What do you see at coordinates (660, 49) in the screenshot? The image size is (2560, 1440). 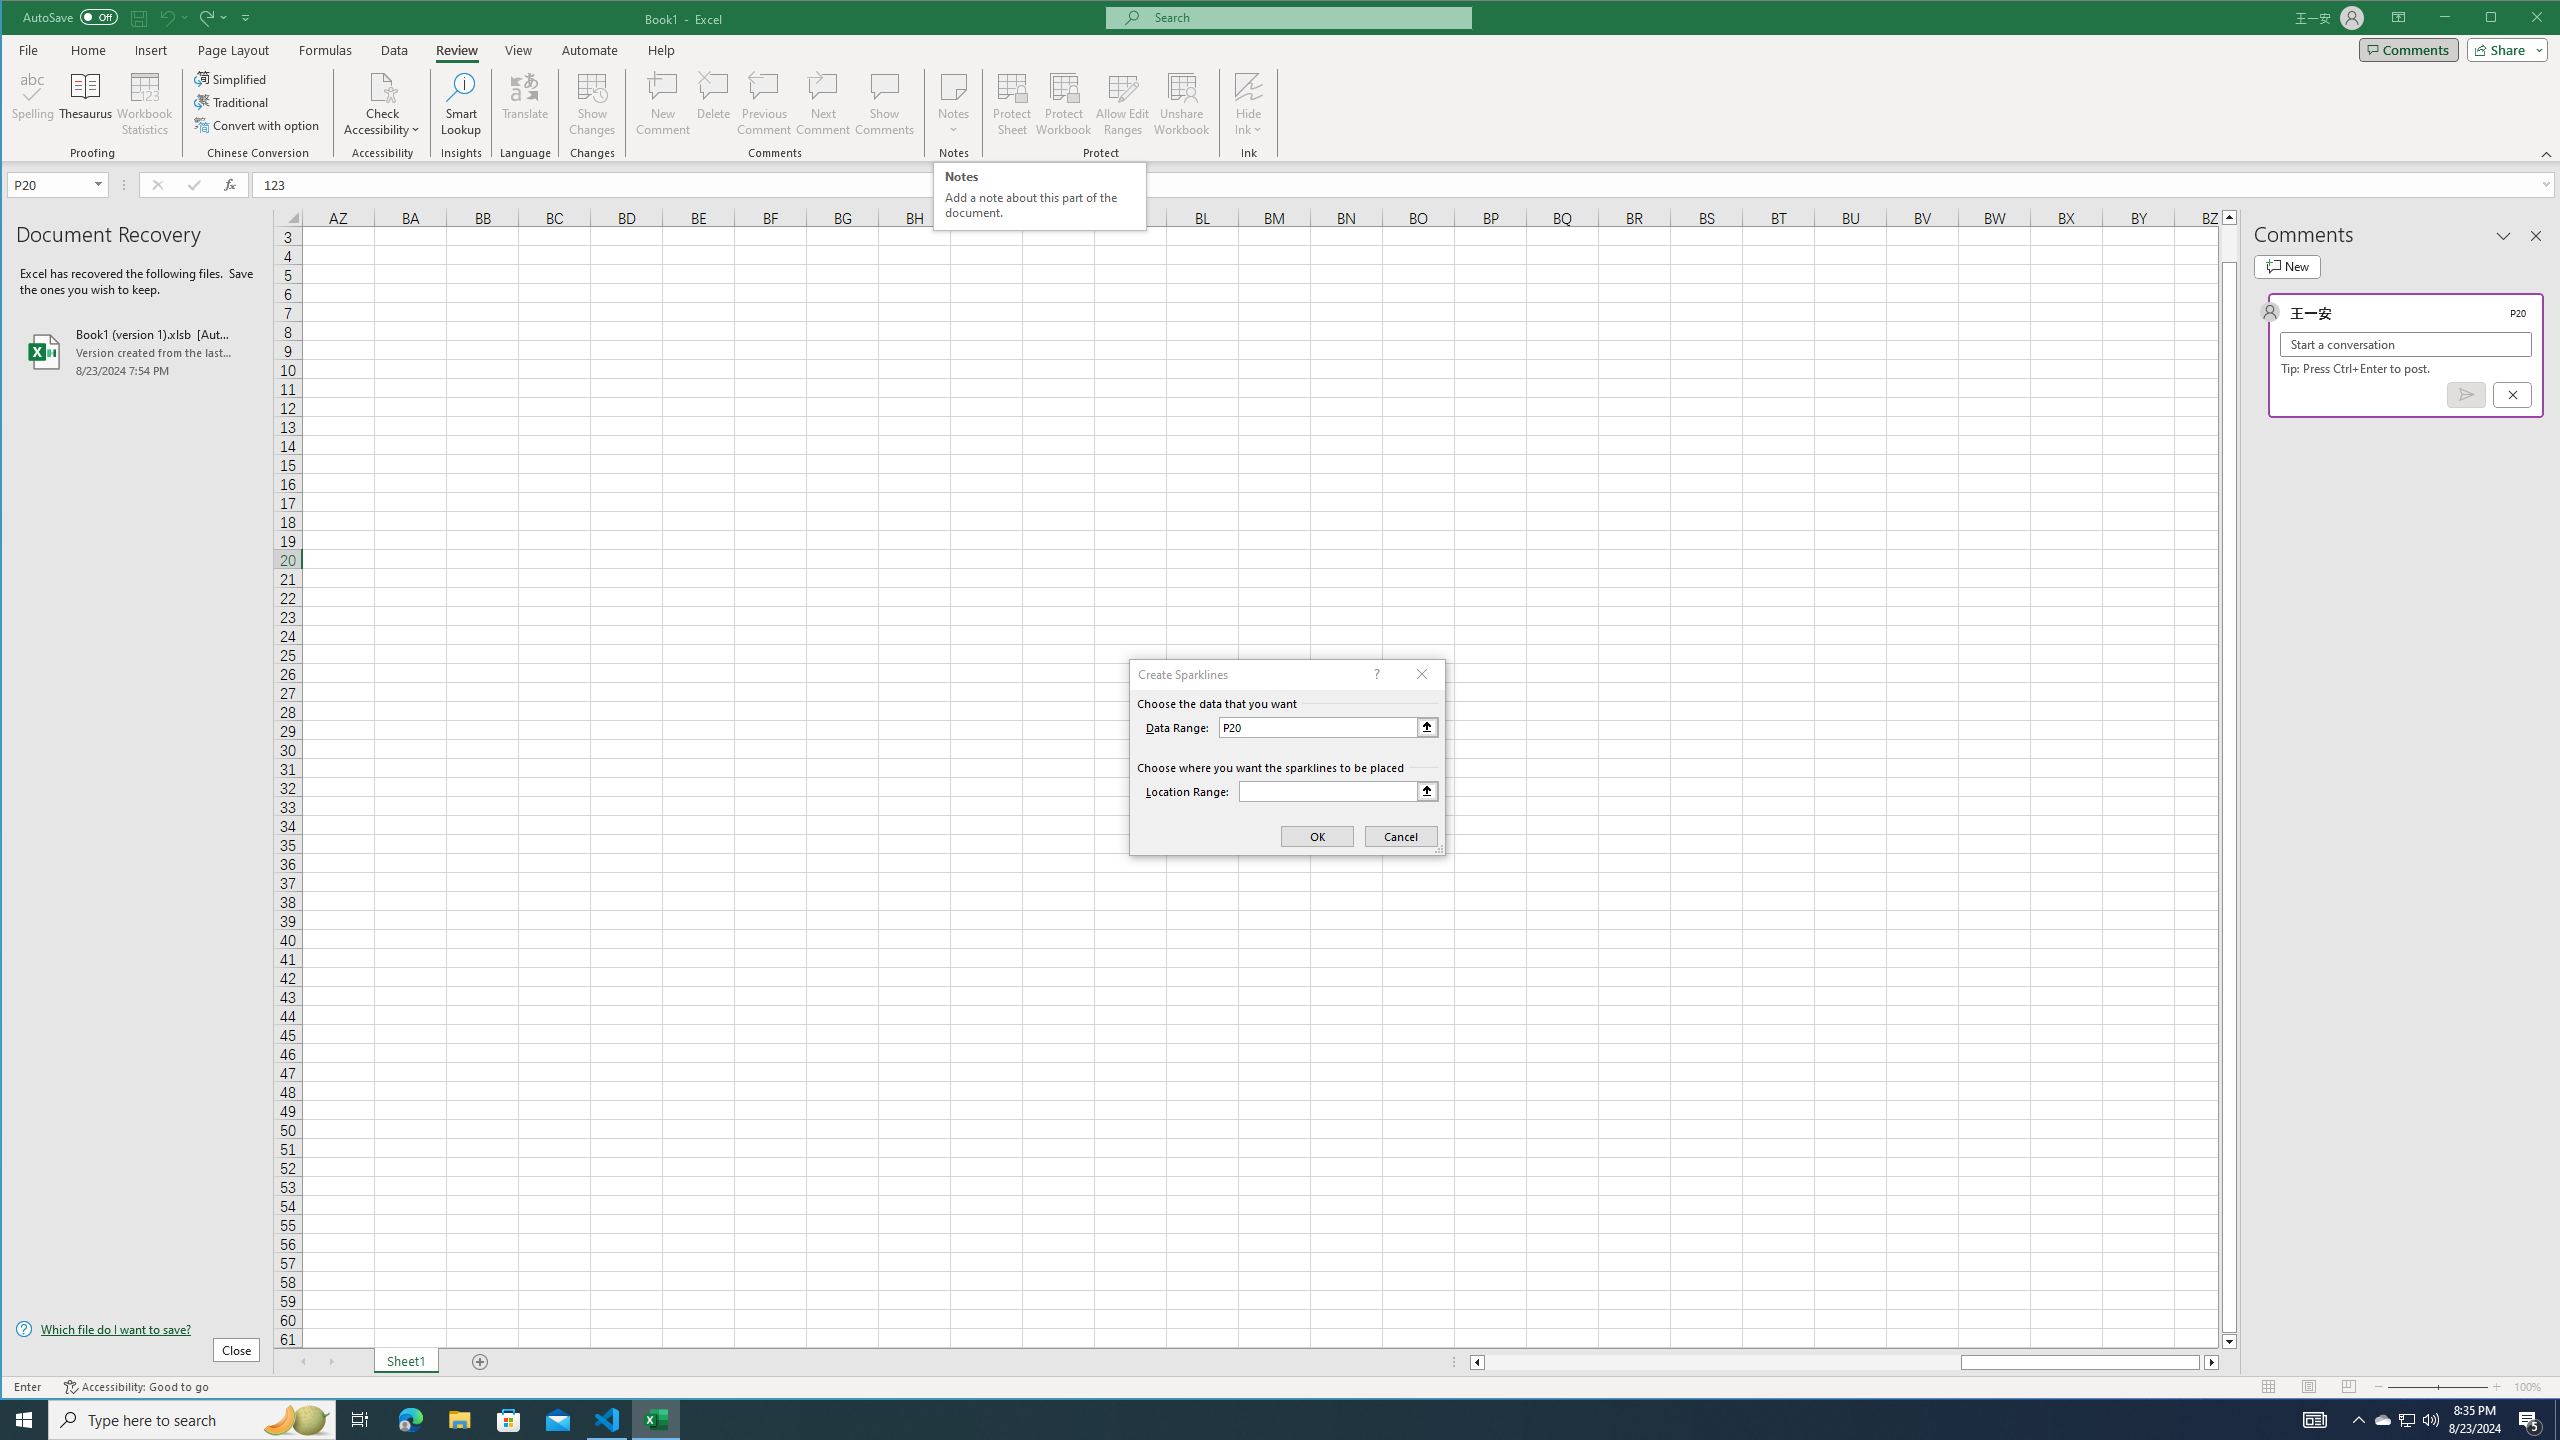 I see `'Help'` at bounding box center [660, 49].